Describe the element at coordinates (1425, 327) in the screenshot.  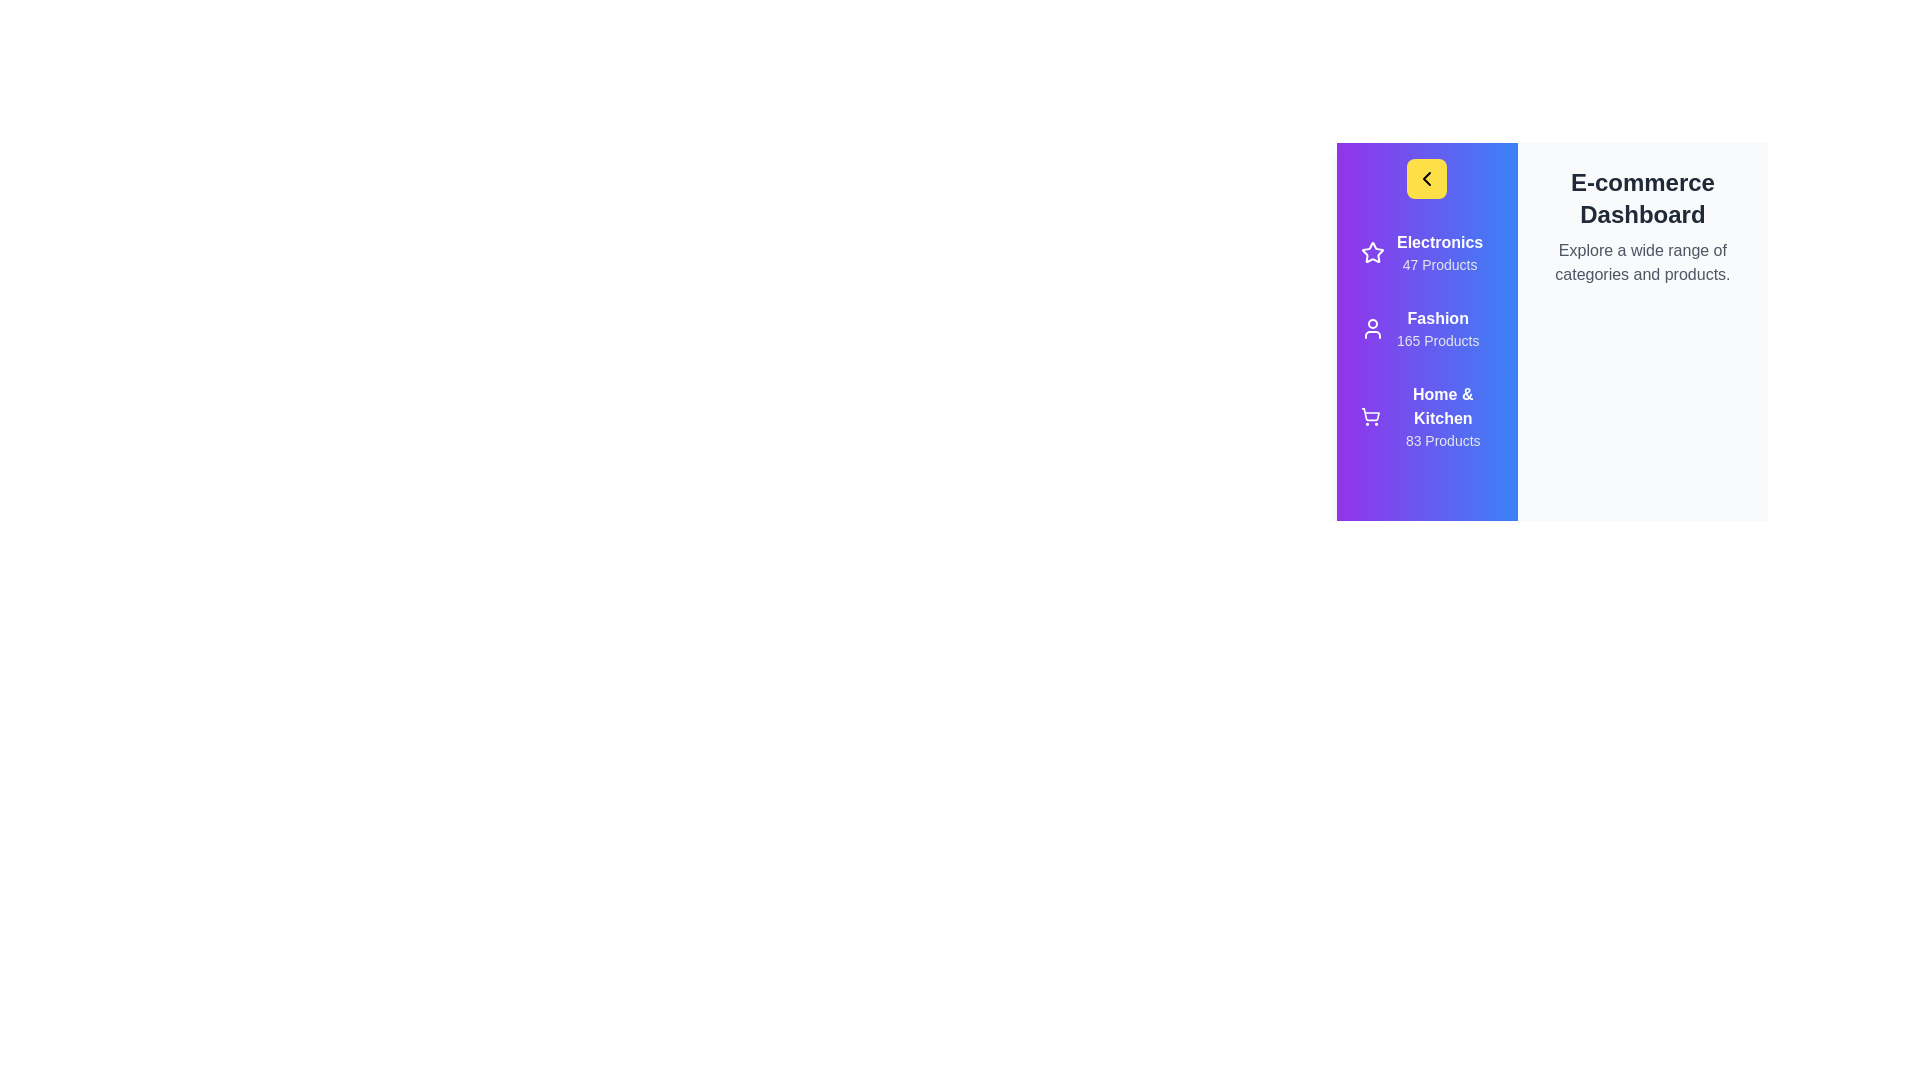
I see `the category Fashion to select it` at that location.